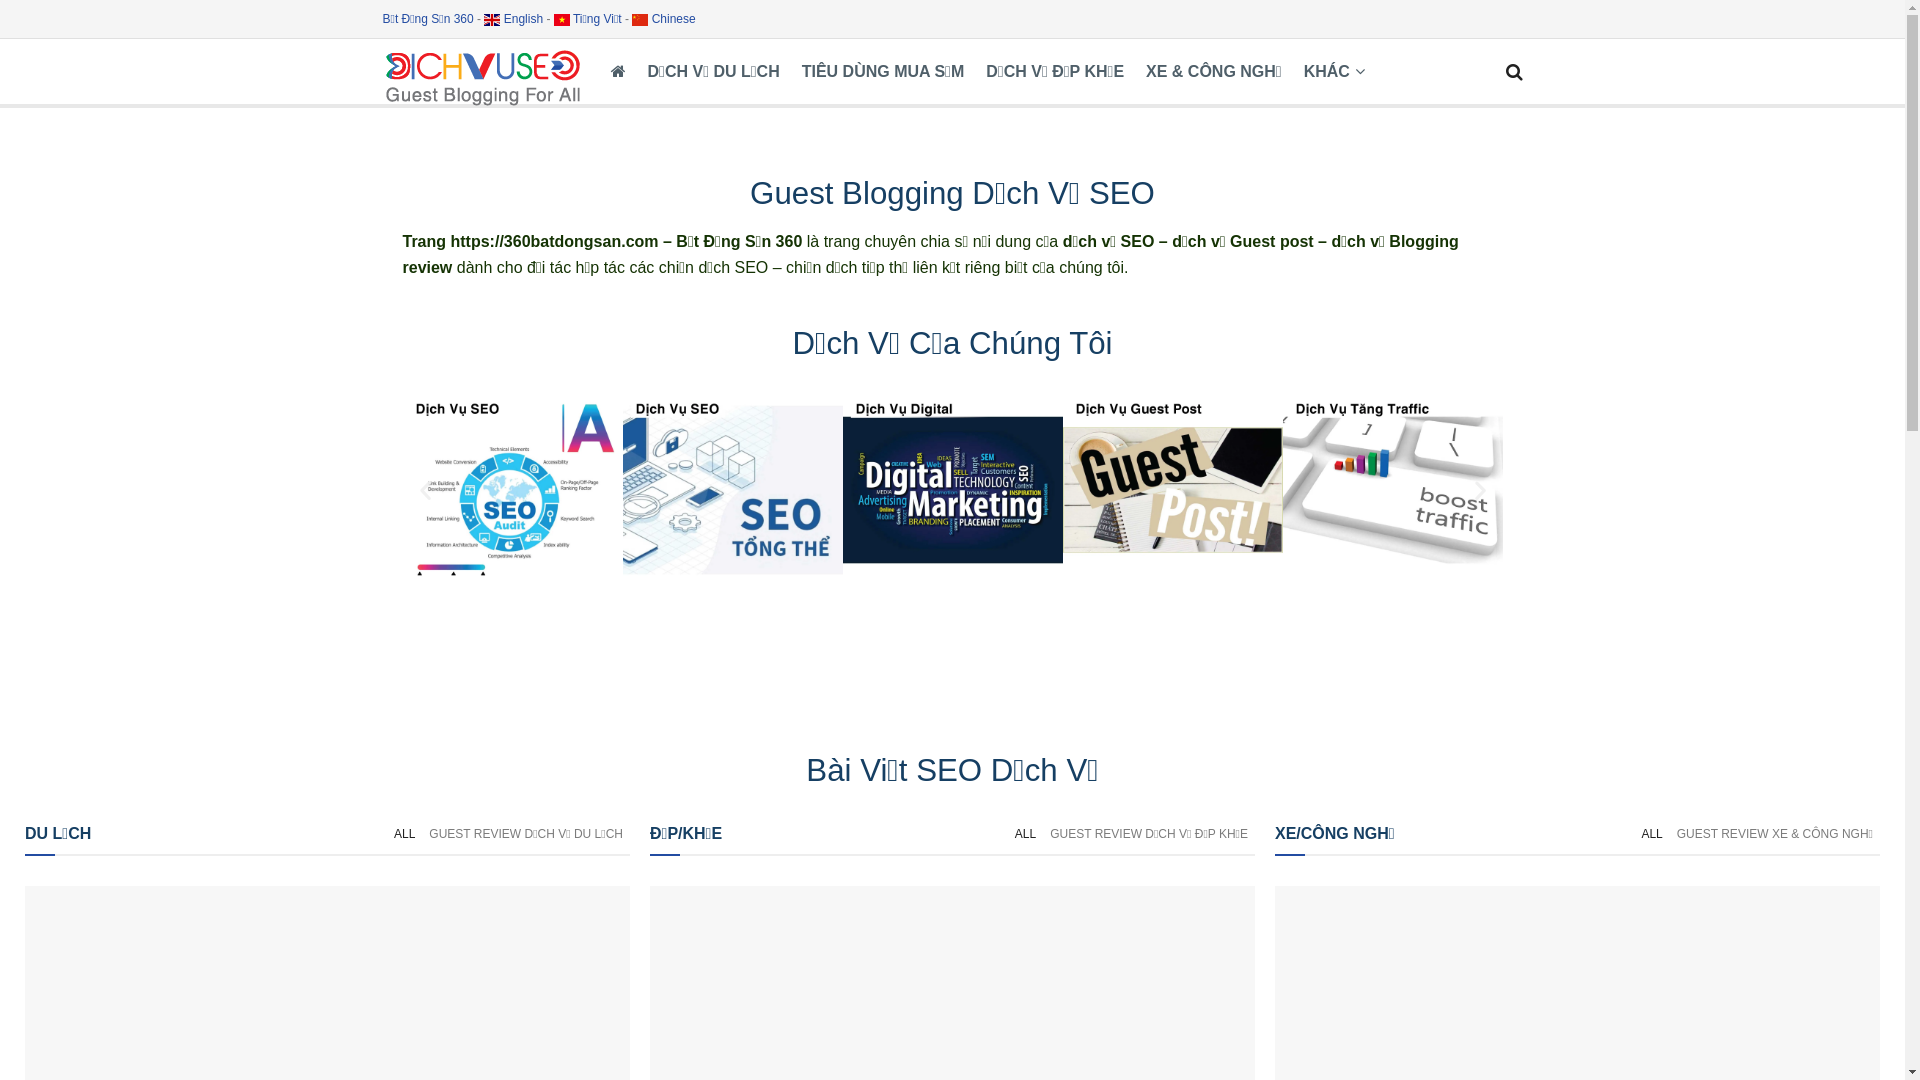 The image size is (1920, 1080). What do you see at coordinates (730, 489) in the screenshot?
I see `'Trang 5'` at bounding box center [730, 489].